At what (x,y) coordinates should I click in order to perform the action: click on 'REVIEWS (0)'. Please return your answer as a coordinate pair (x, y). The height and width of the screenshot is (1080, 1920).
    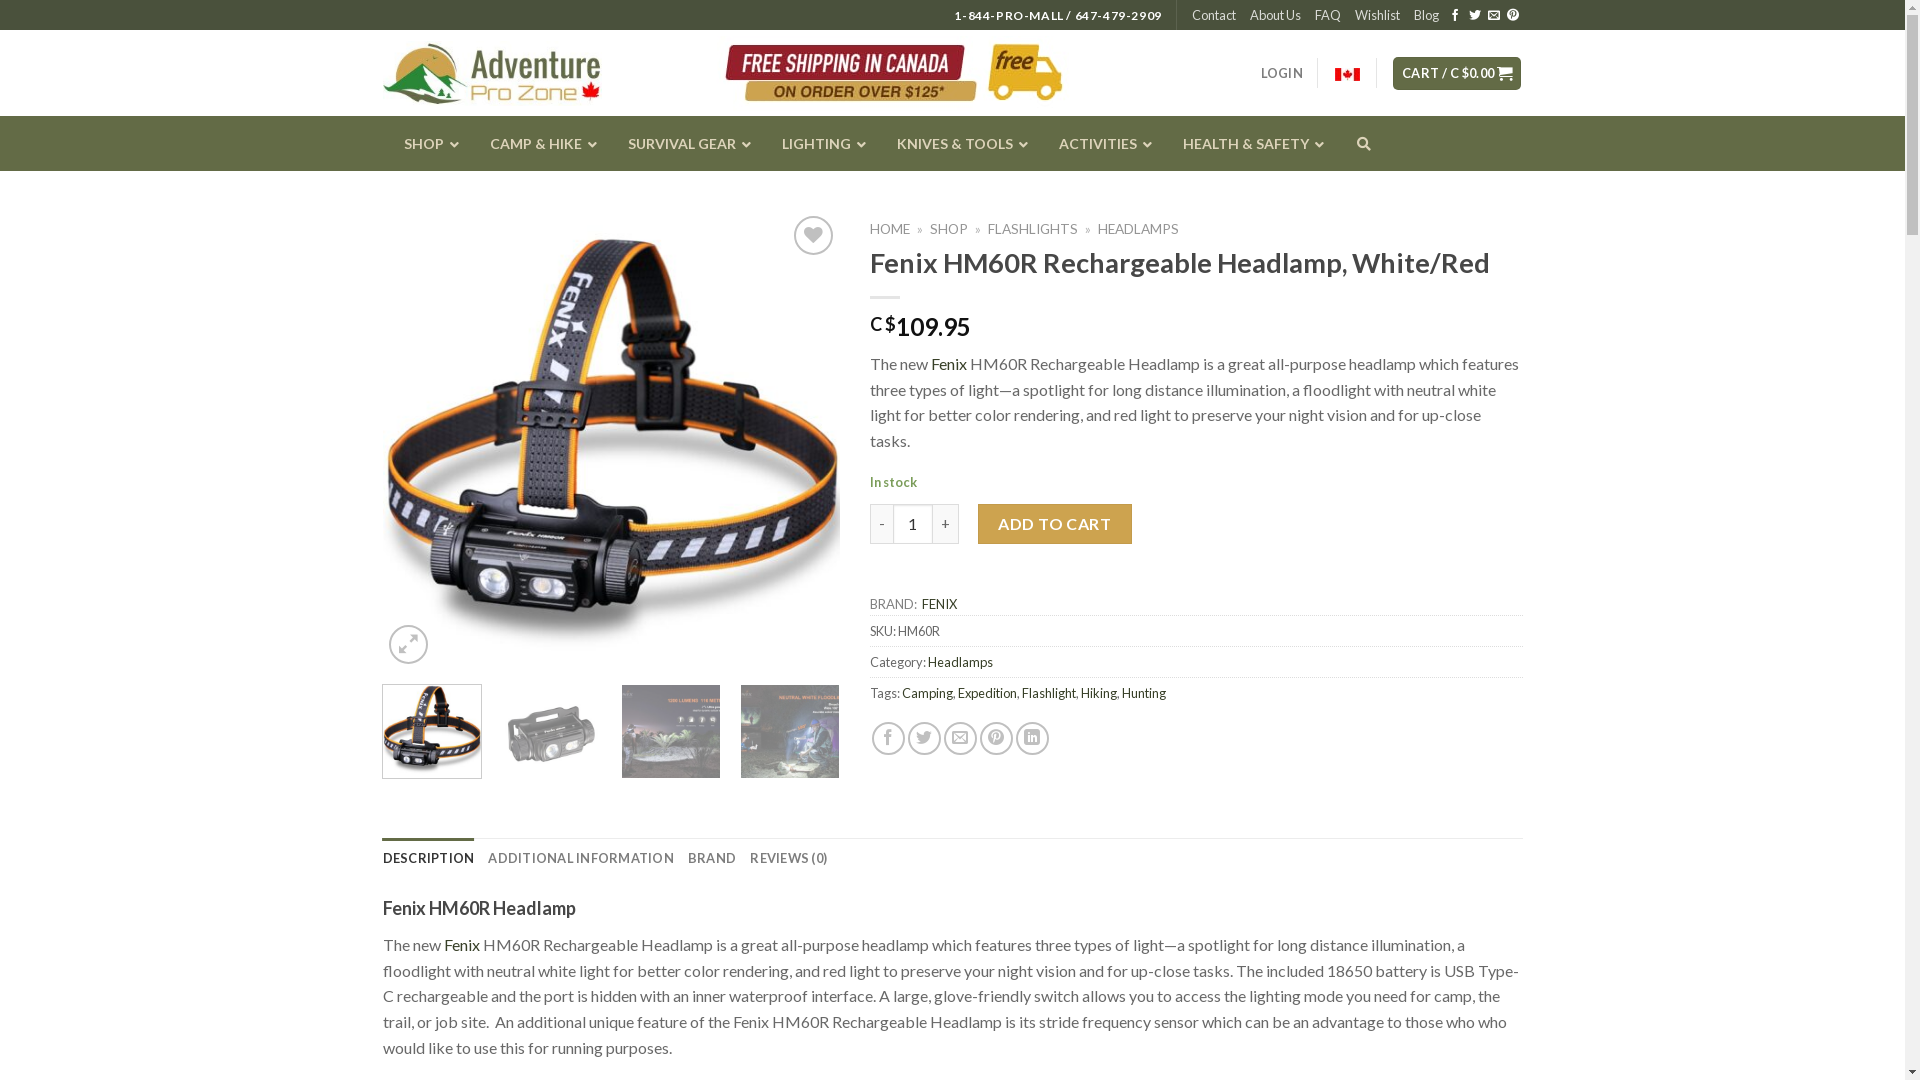
    Looking at the image, I should click on (787, 856).